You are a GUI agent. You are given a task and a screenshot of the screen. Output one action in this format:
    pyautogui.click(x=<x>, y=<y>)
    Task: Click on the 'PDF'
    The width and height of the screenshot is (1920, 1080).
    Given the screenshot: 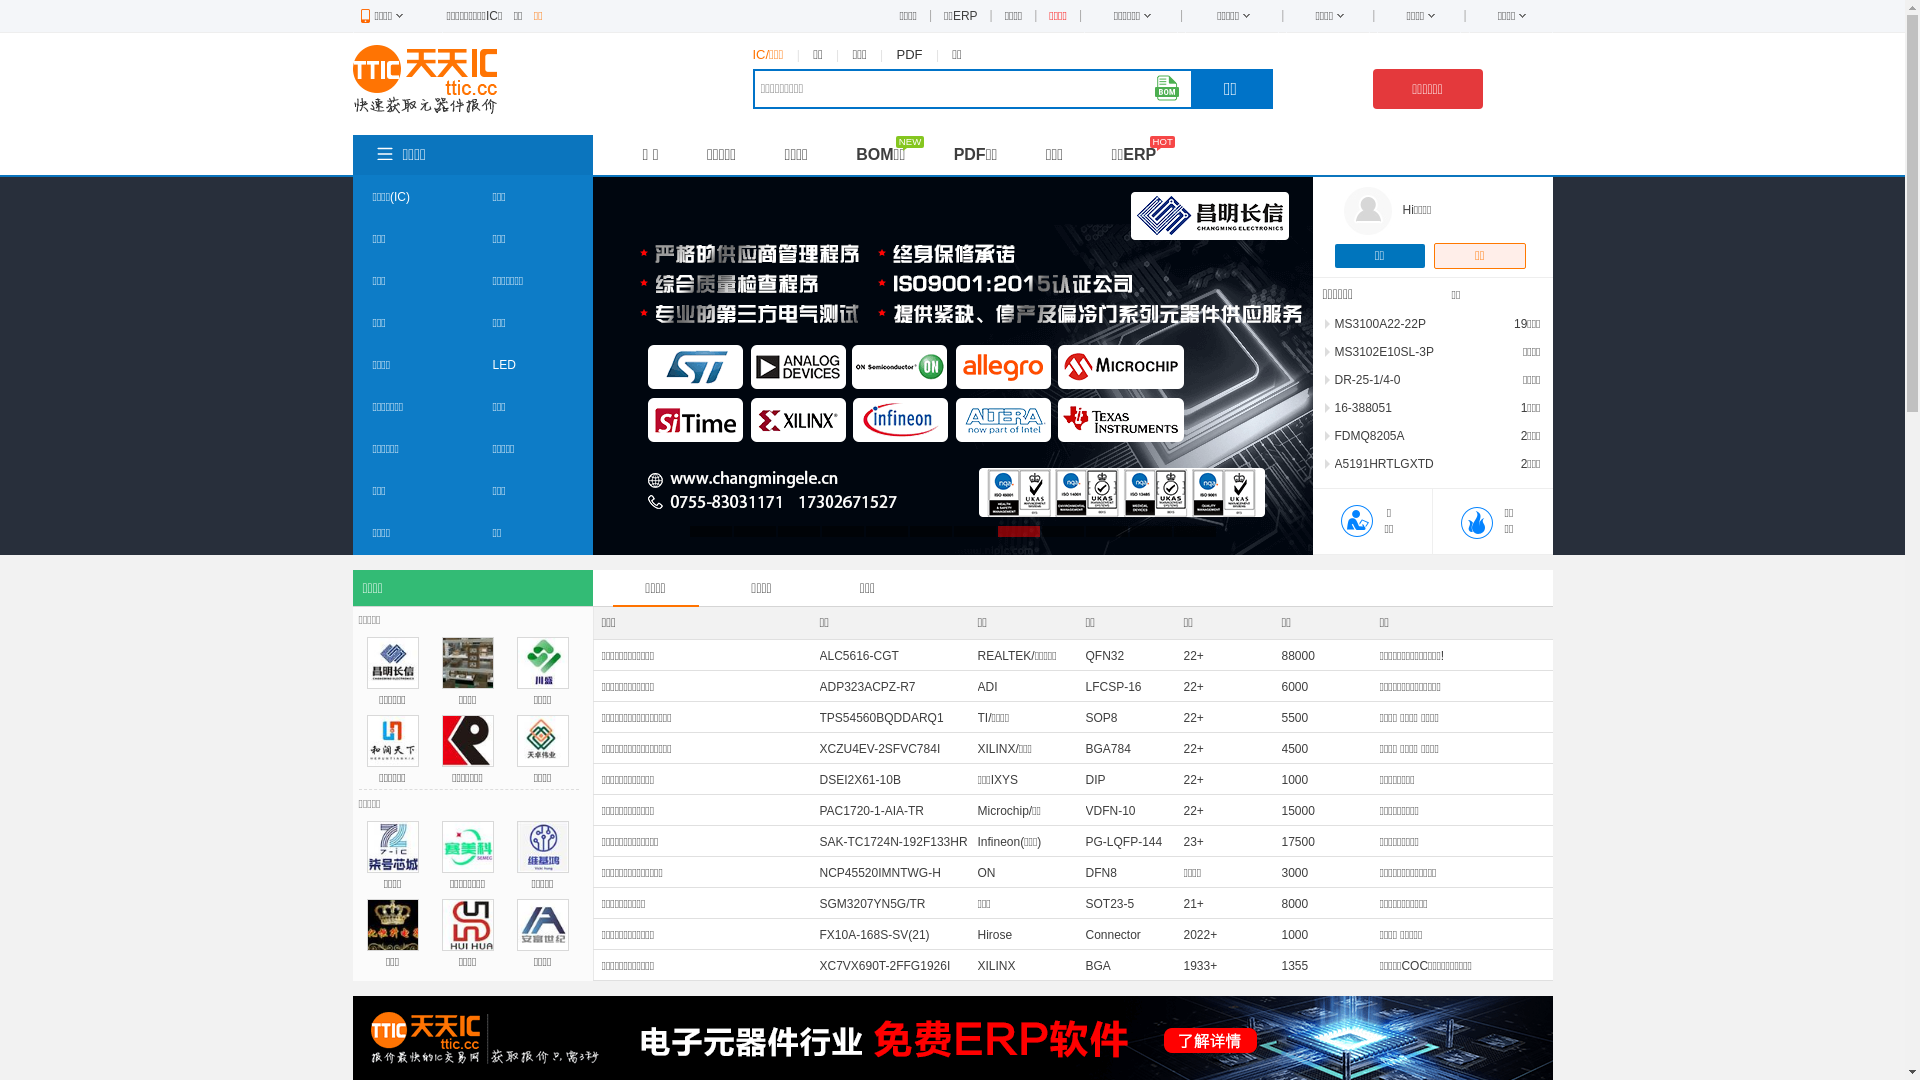 What is the action you would take?
    pyautogui.click(x=909, y=53)
    